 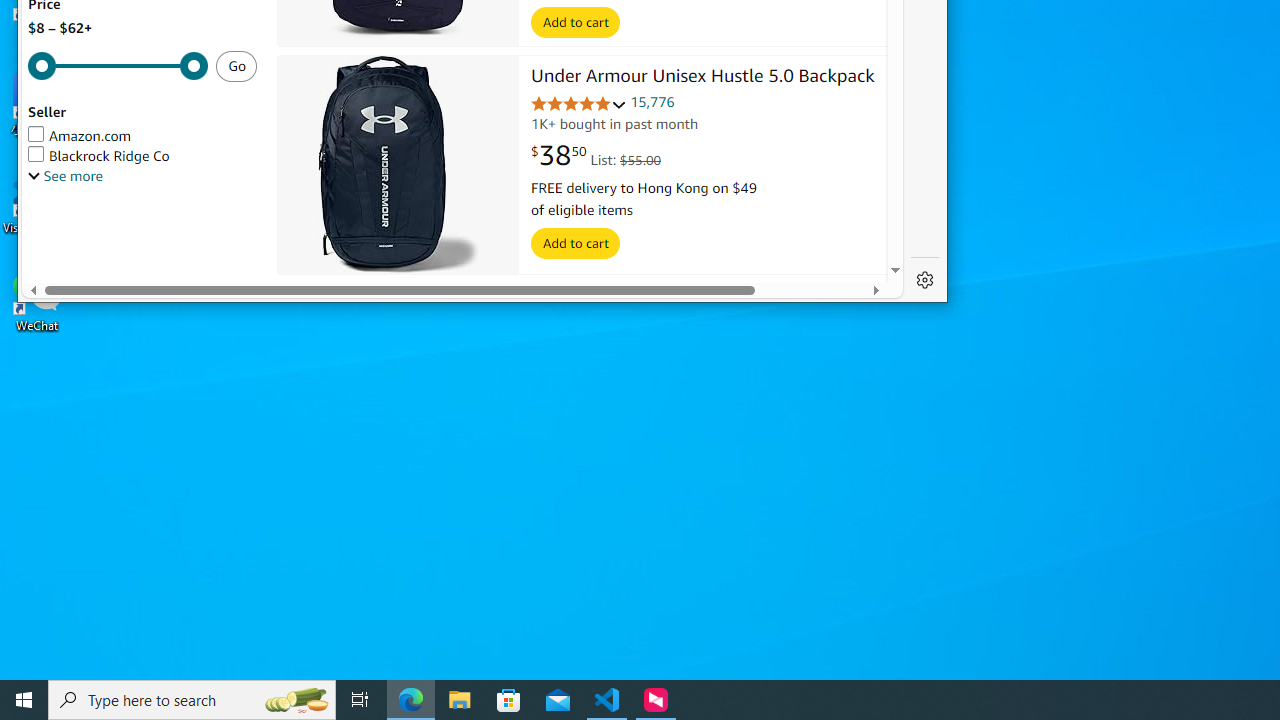 I want to click on 'Start', so click(x=24, y=698).